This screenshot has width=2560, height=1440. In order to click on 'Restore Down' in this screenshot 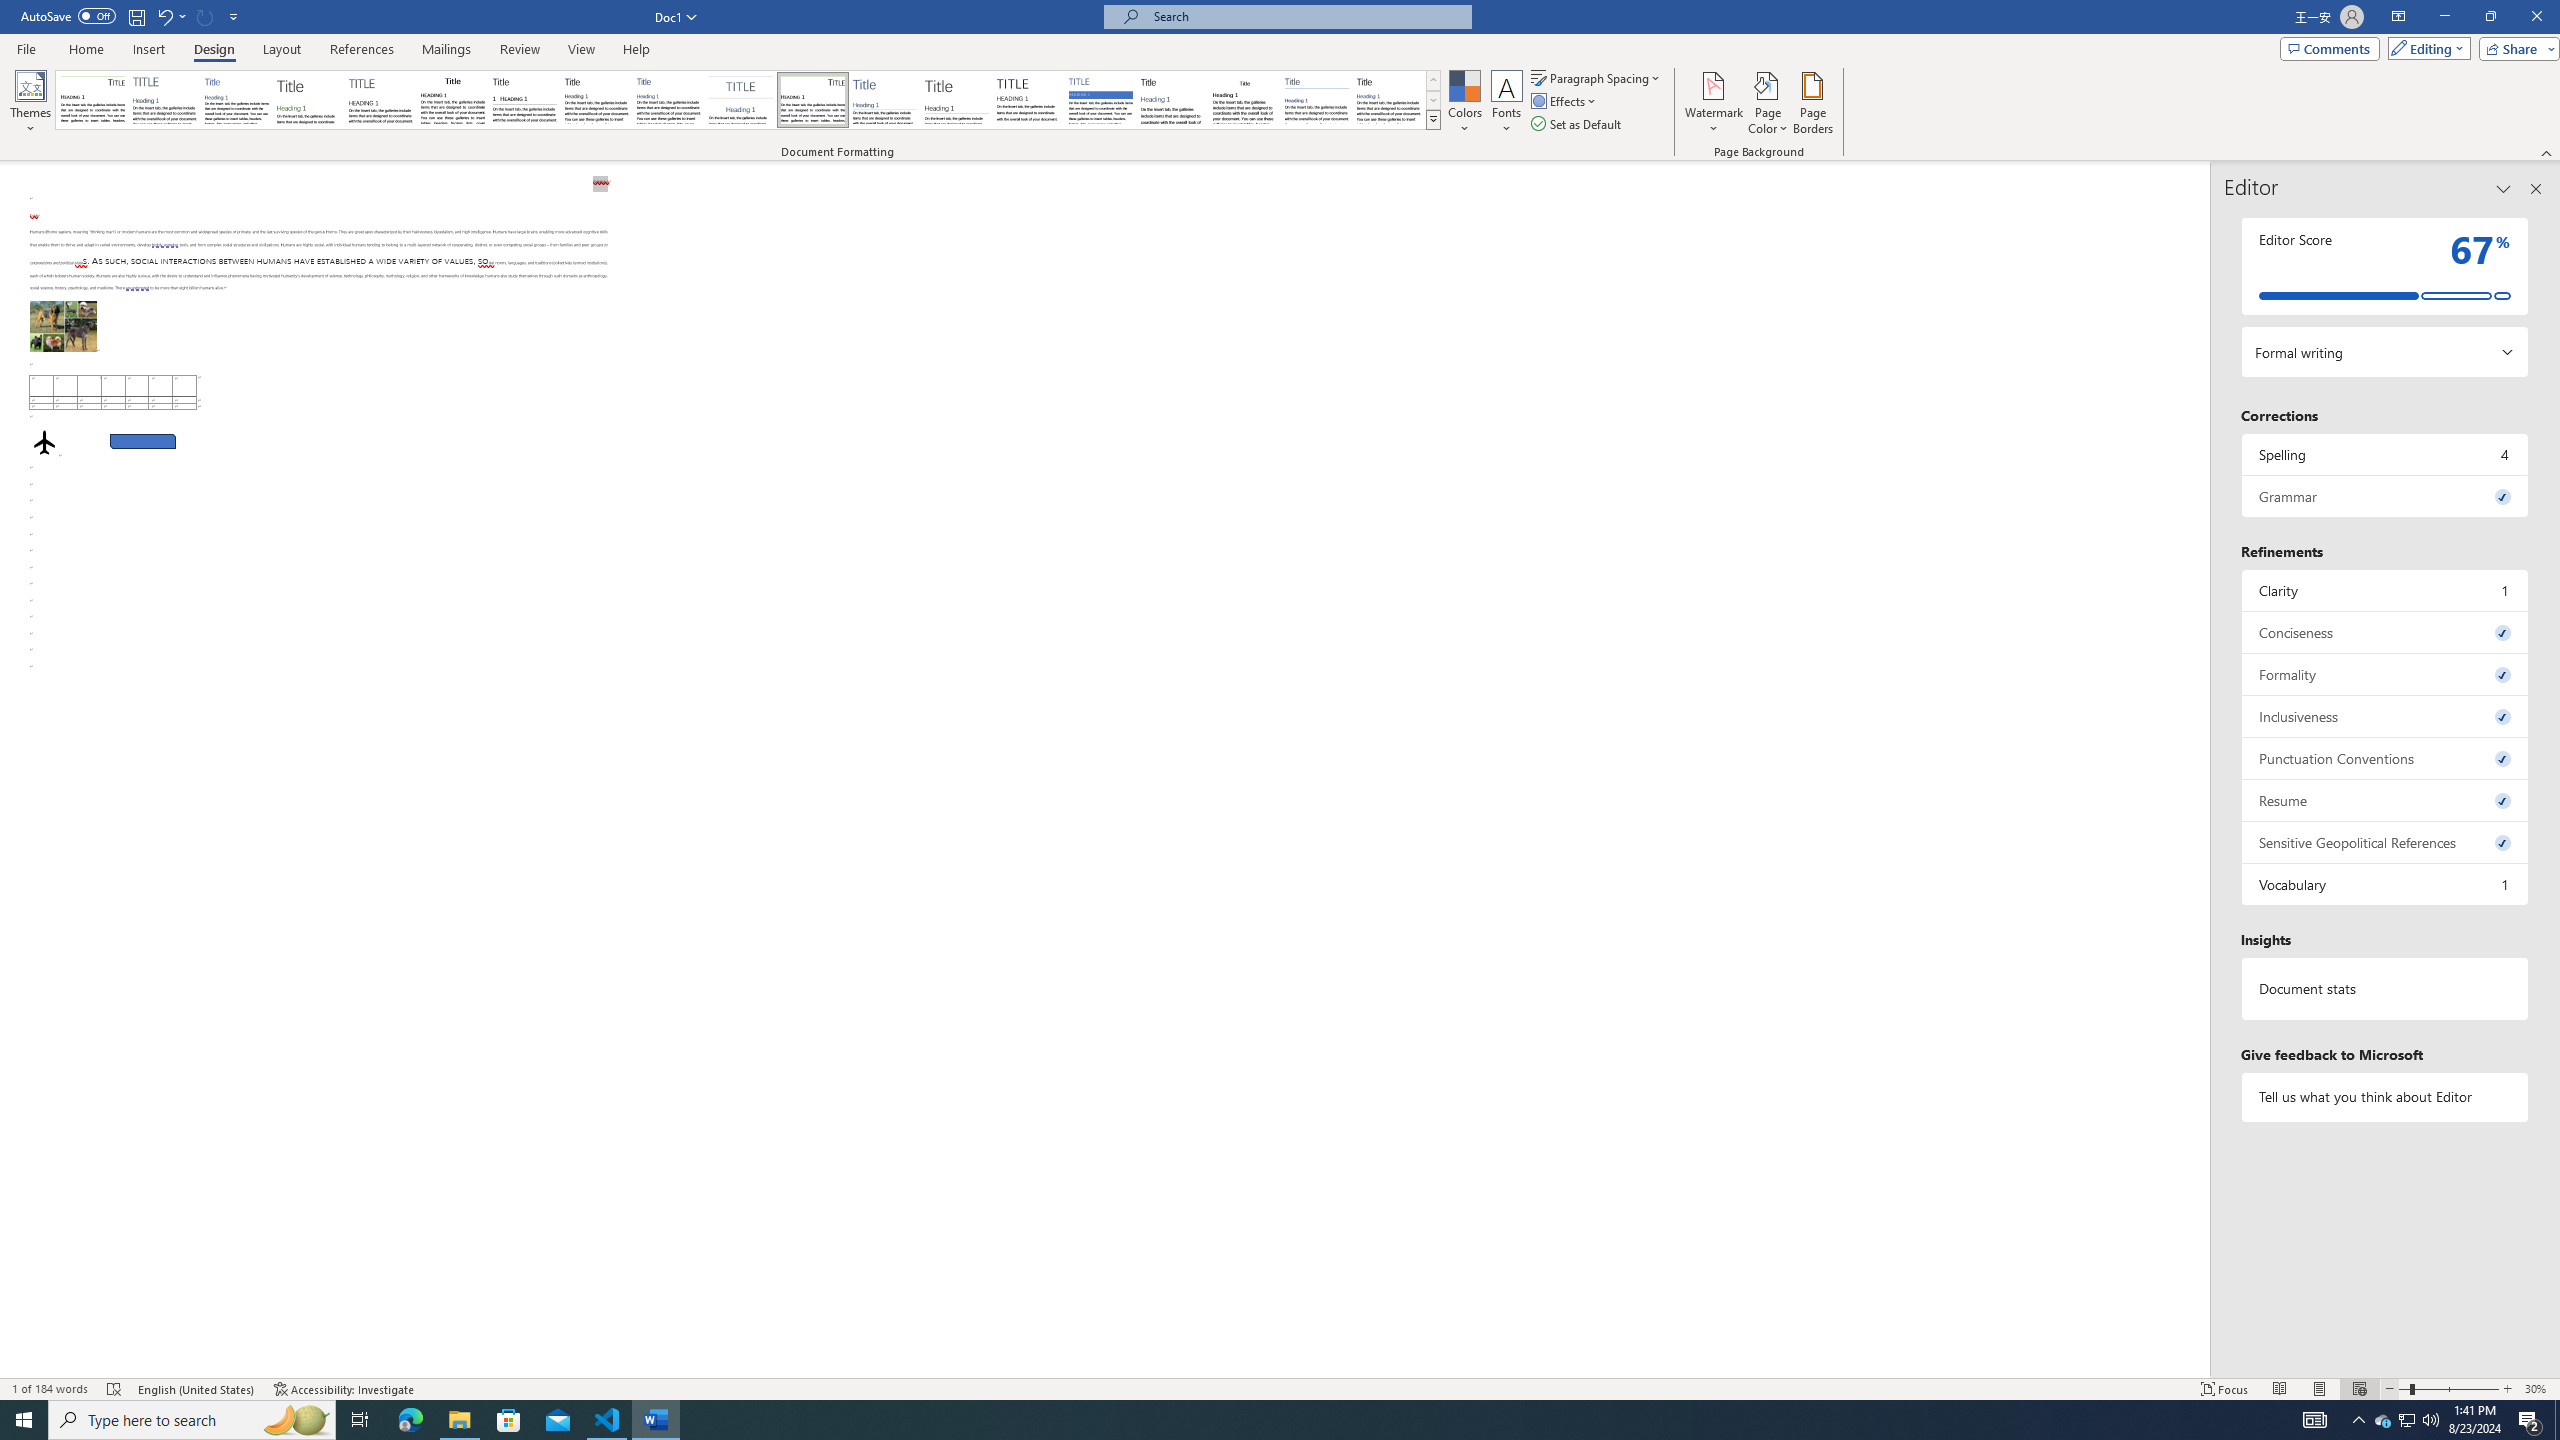, I will do `click(2490, 16)`.